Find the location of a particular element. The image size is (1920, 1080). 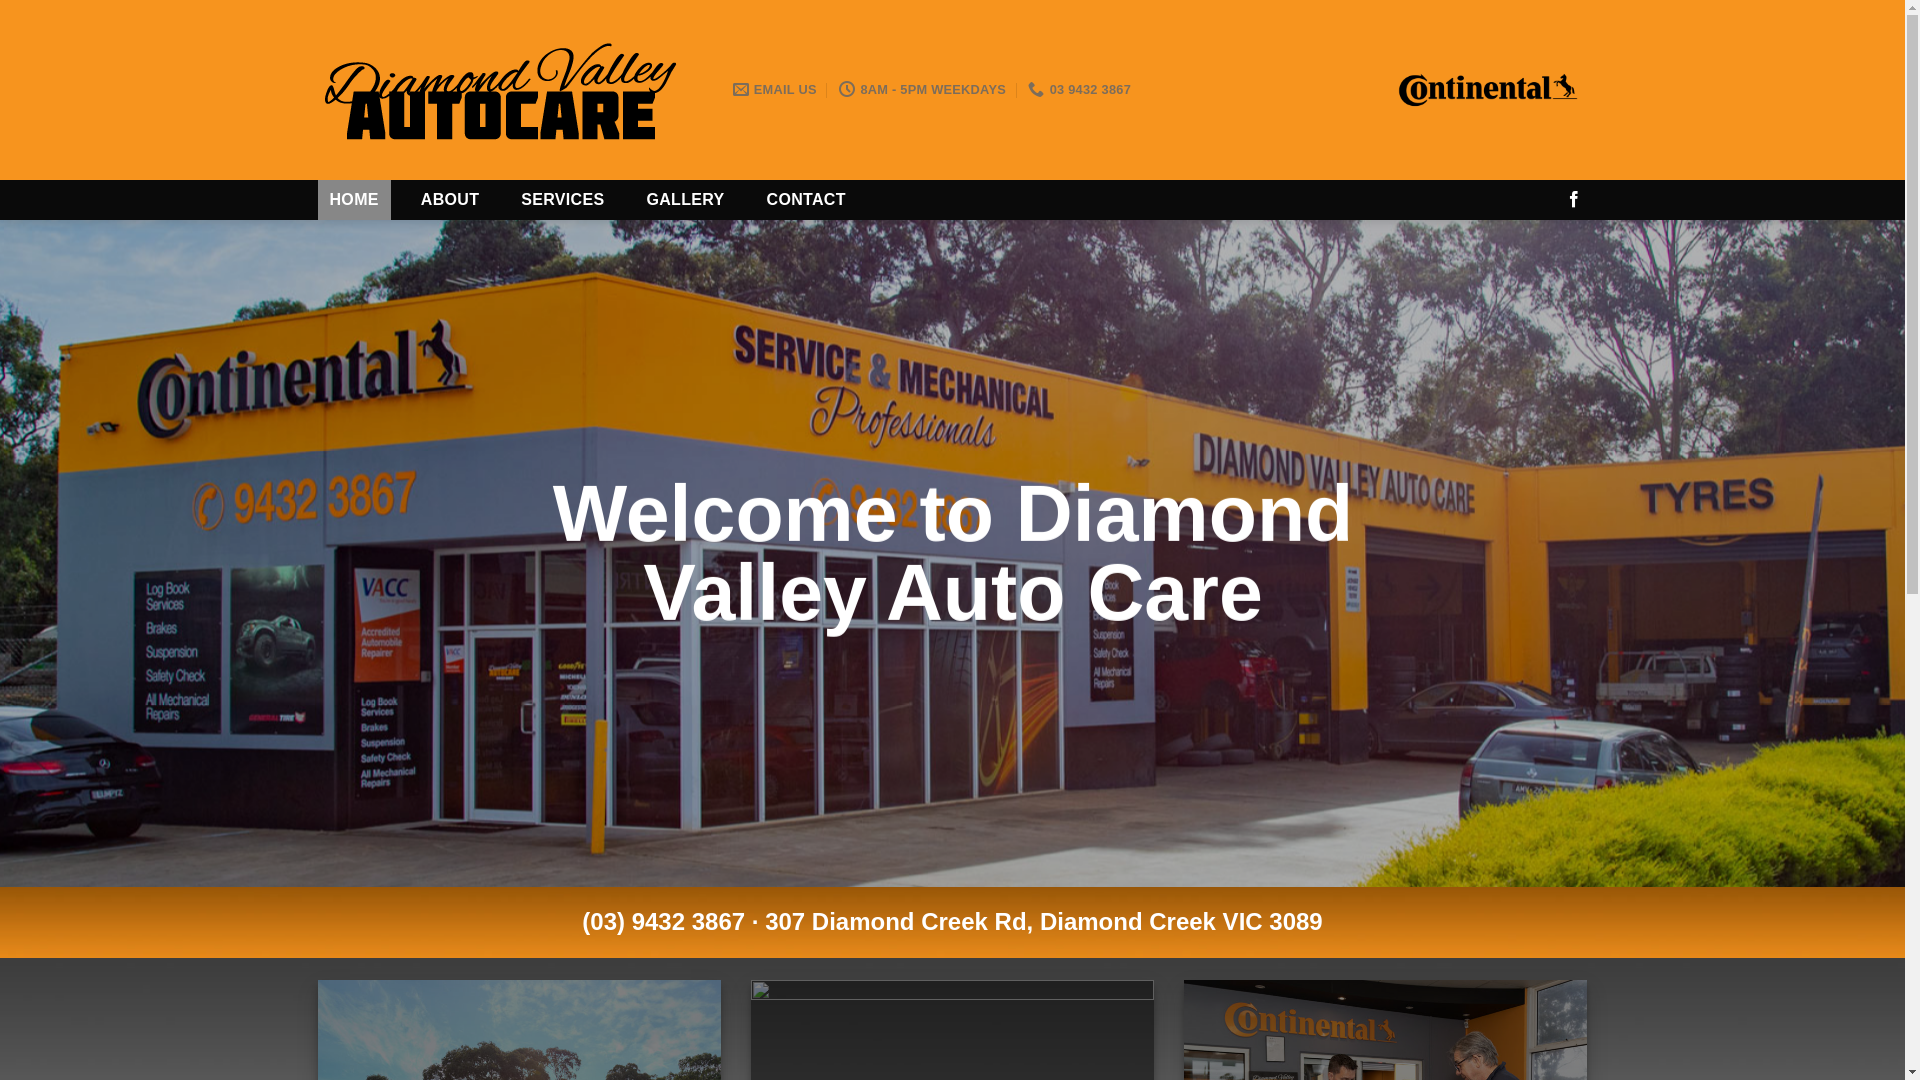

'03 9432 3867' is located at coordinates (1078, 88).